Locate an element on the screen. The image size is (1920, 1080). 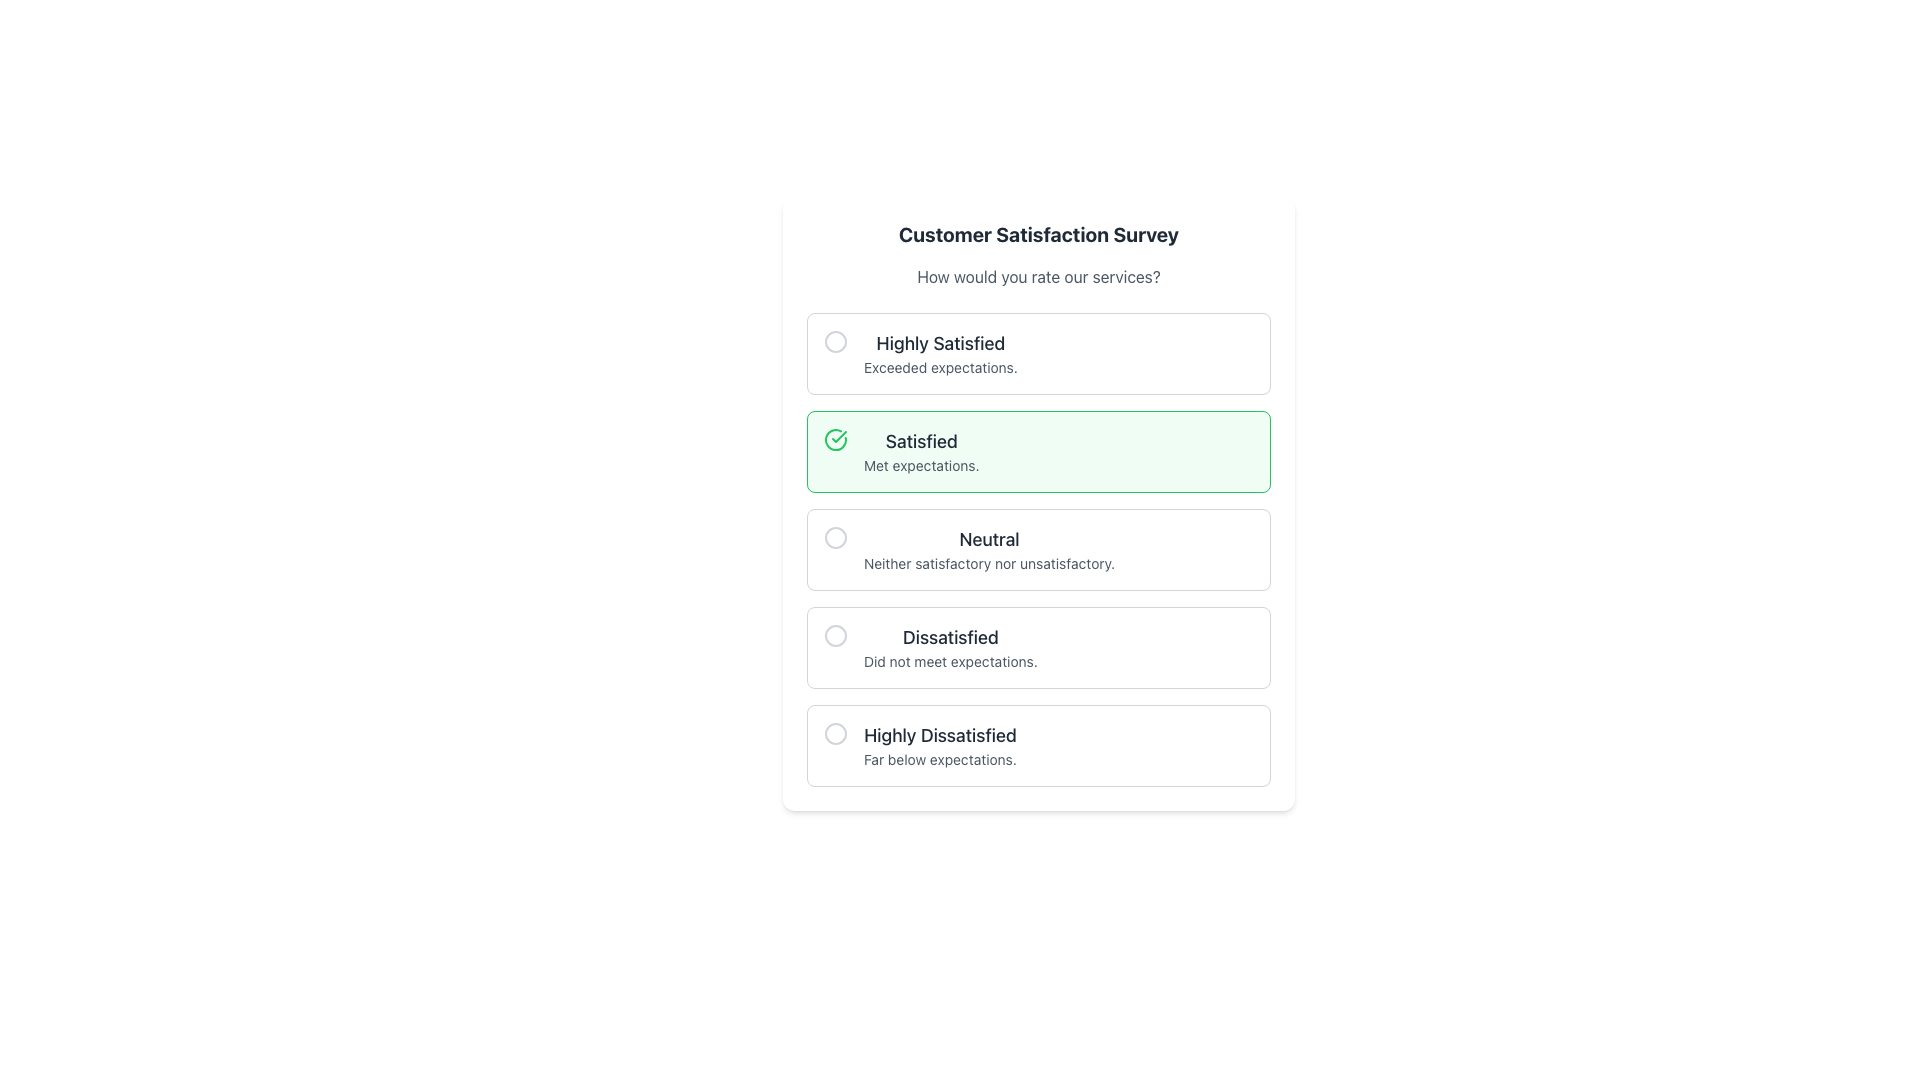
the selectable option group representing a neutral opinion in a customer satisfaction survey is located at coordinates (1038, 550).